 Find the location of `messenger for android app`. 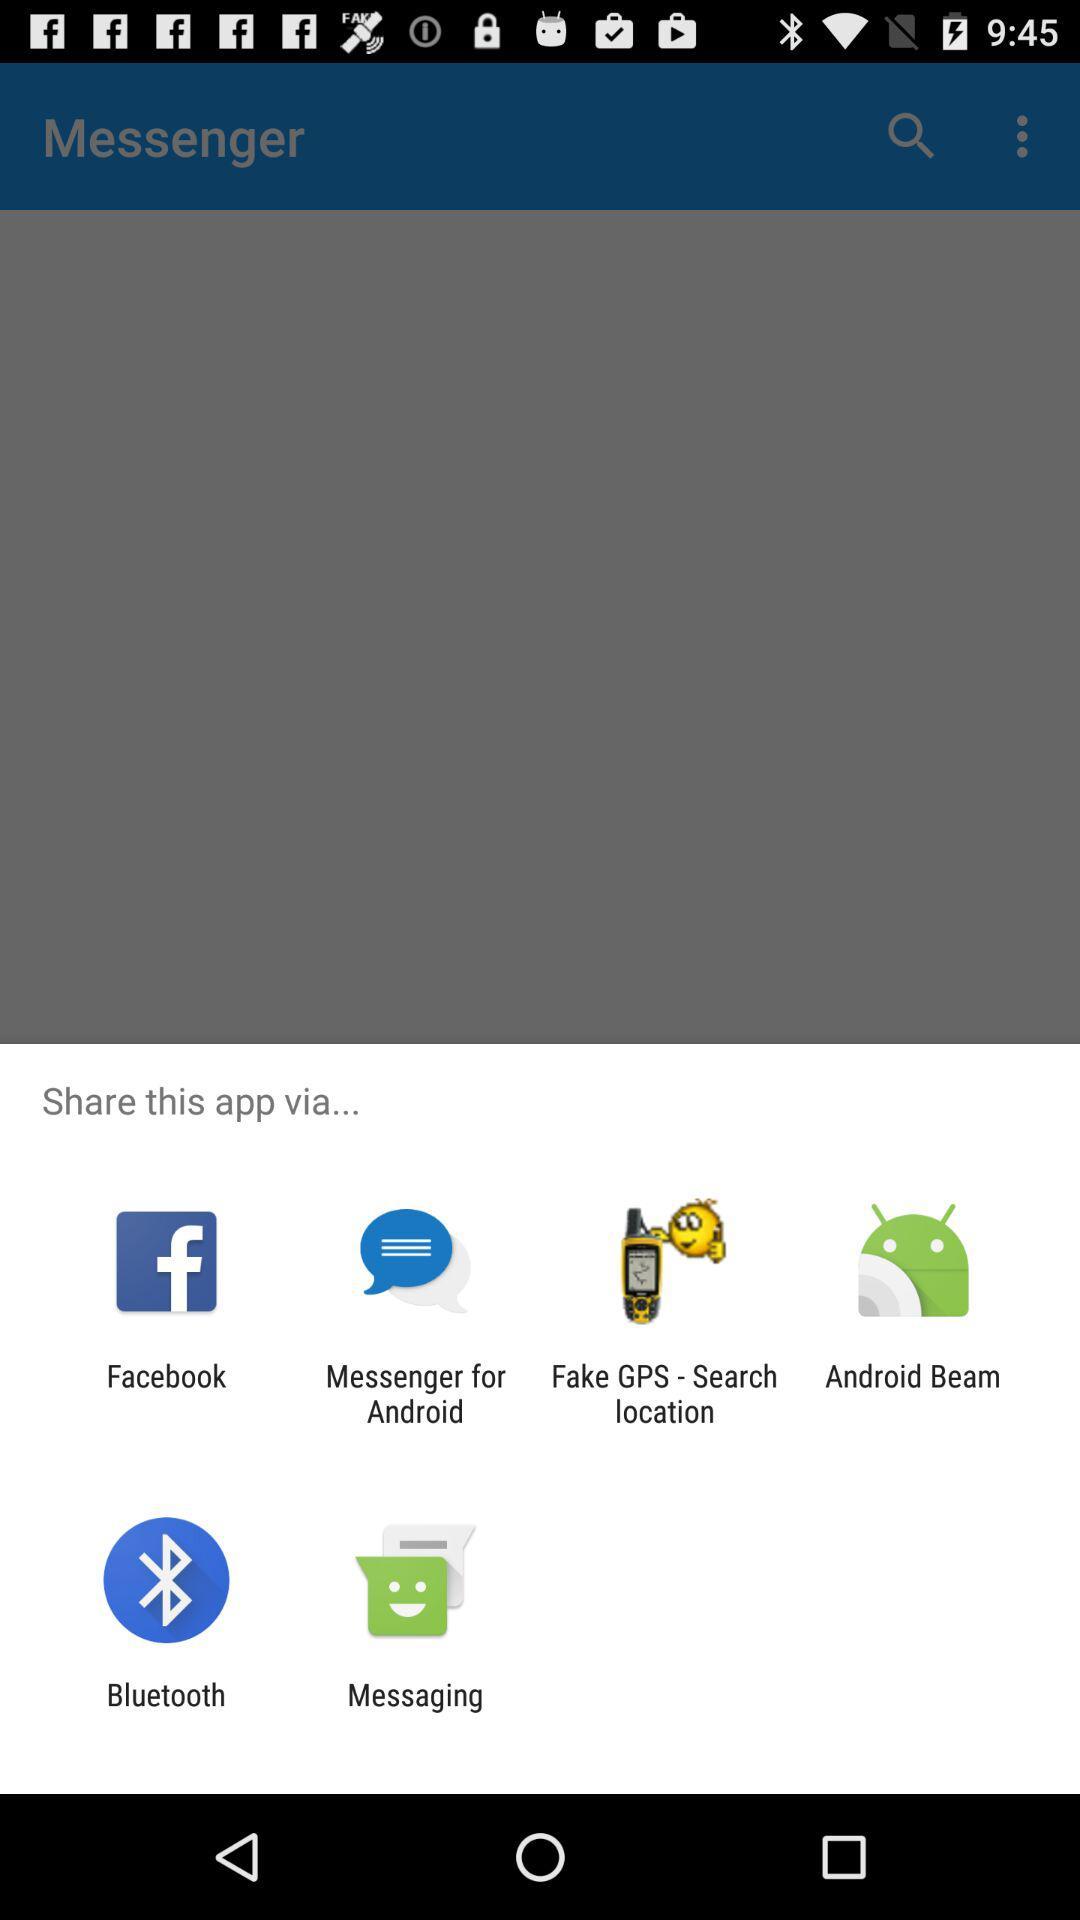

messenger for android app is located at coordinates (414, 1392).